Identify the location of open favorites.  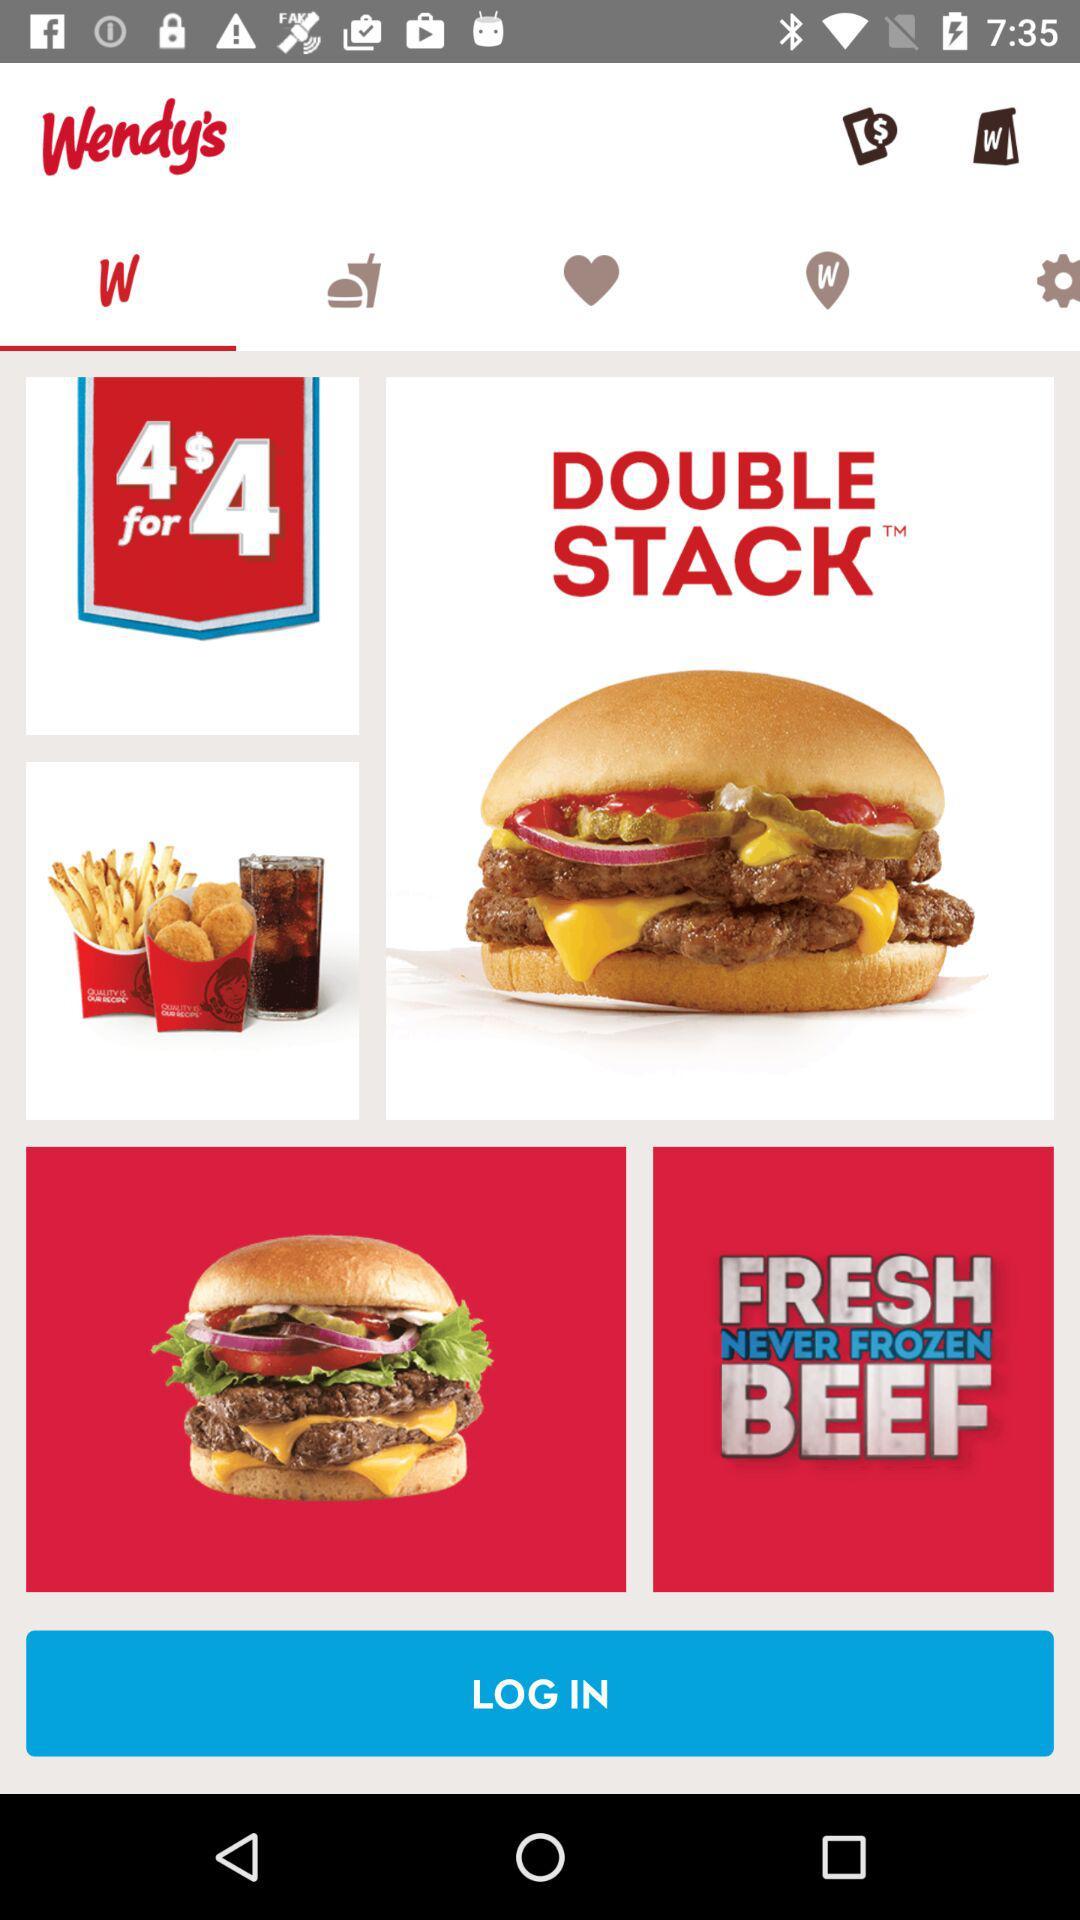
(589, 279).